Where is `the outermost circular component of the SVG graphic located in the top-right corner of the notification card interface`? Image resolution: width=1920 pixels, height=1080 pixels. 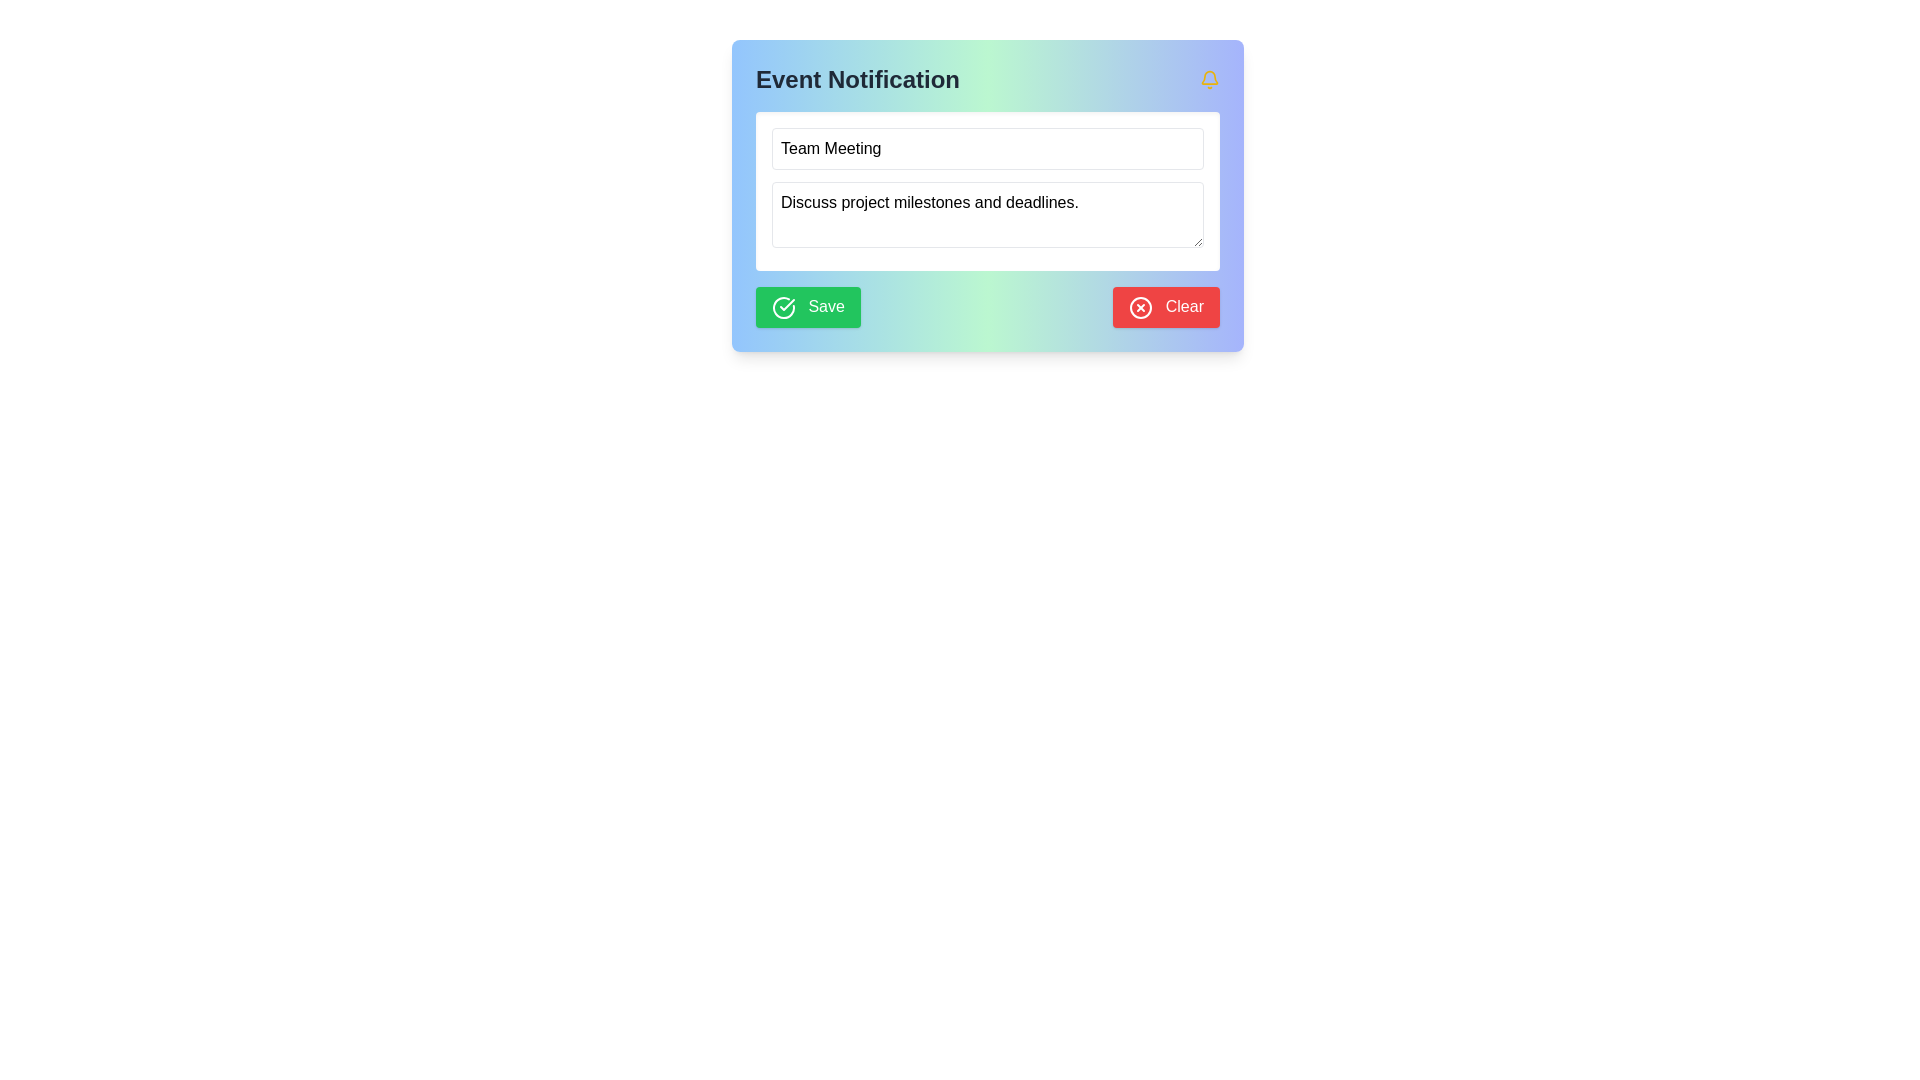
the outermost circular component of the SVG graphic located in the top-right corner of the notification card interface is located at coordinates (1141, 307).